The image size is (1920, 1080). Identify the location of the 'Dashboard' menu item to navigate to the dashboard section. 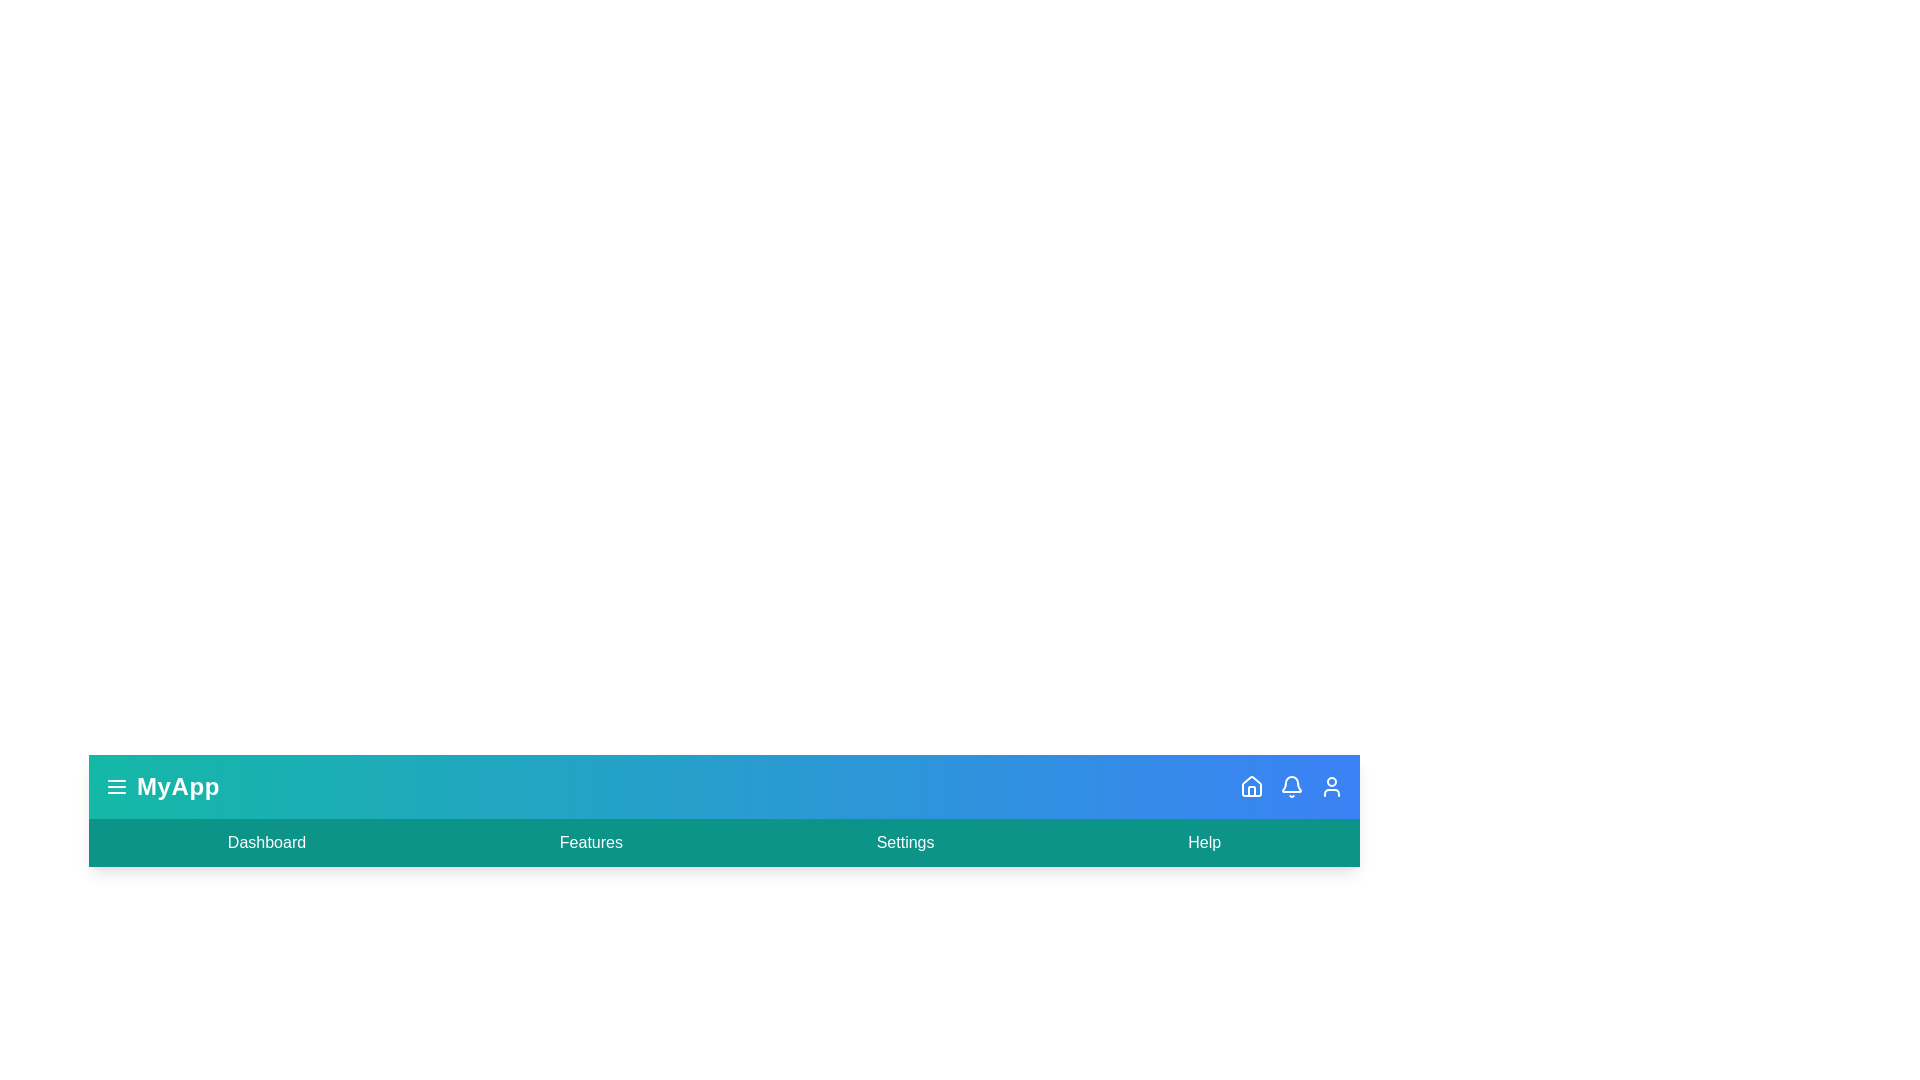
(266, 843).